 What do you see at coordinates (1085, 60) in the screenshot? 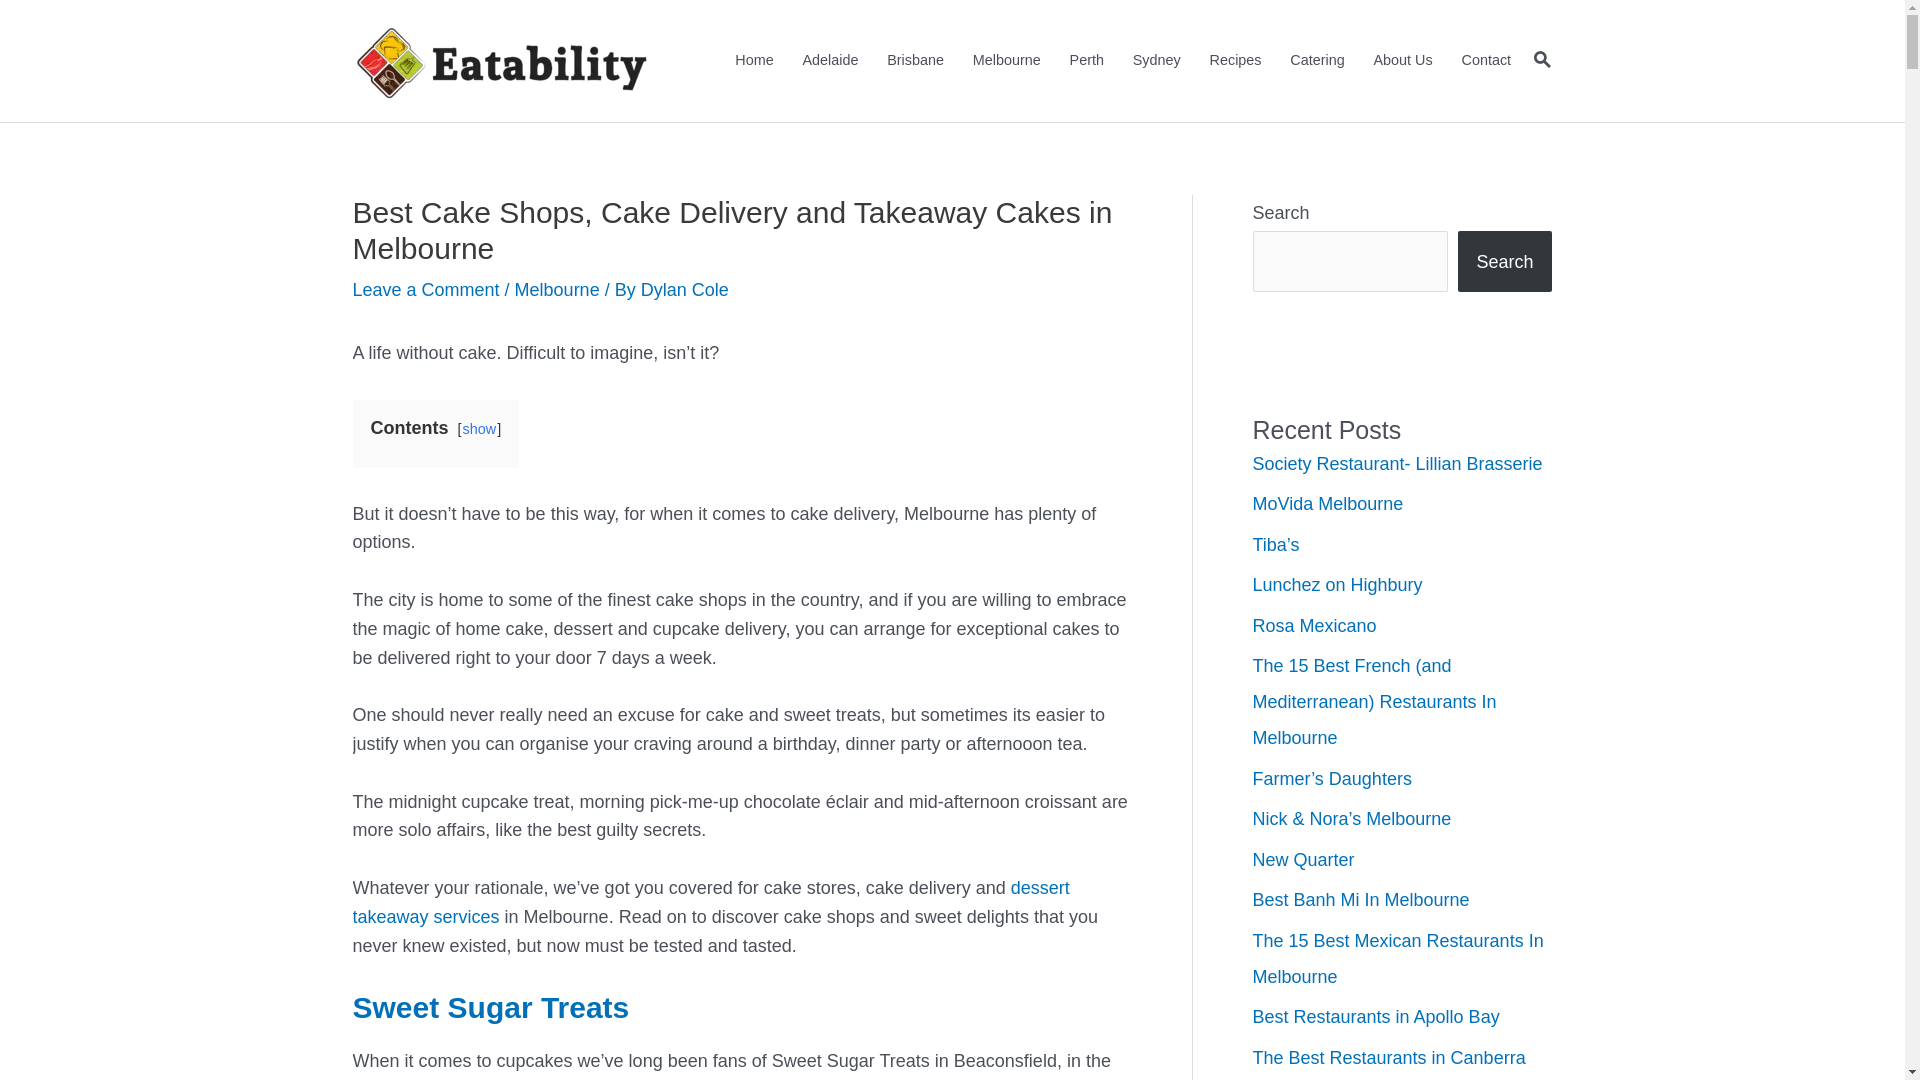
I see `'Perth'` at bounding box center [1085, 60].